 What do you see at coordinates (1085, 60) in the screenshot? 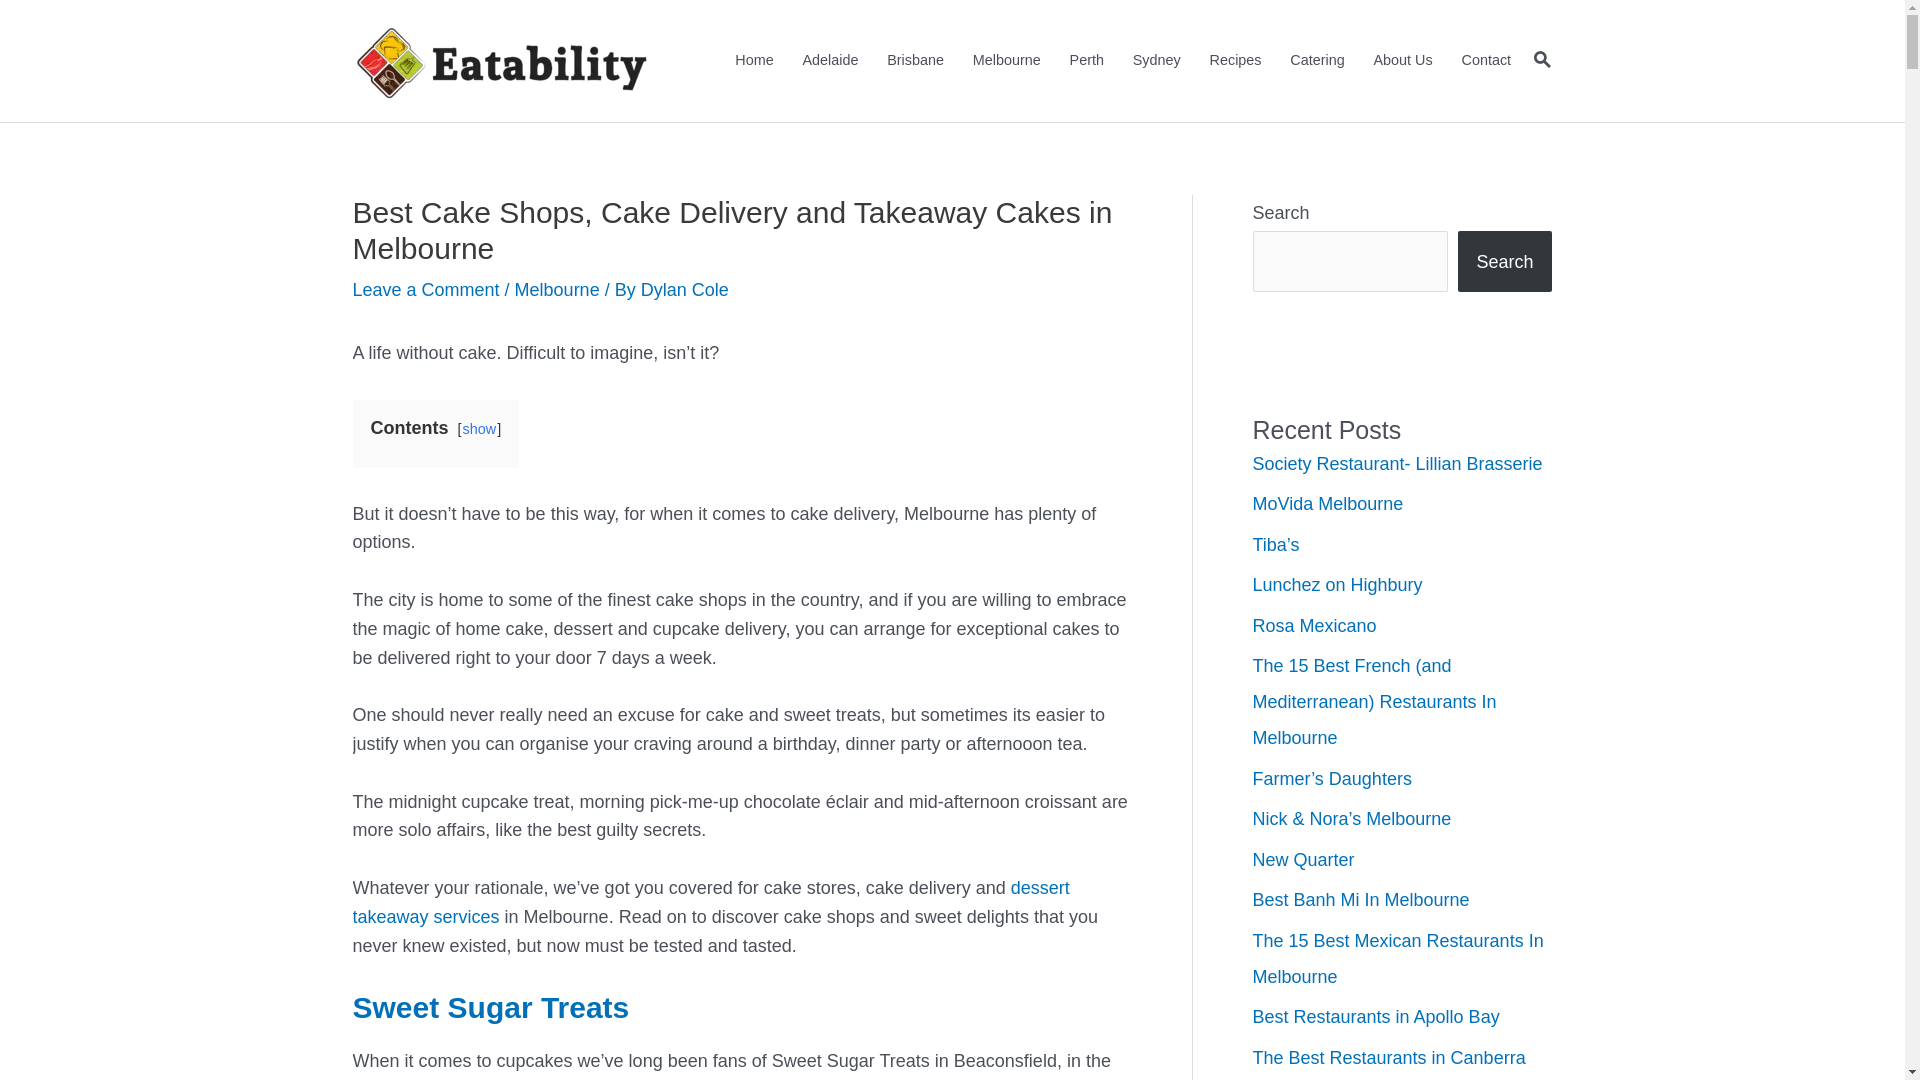
I see `'Perth'` at bounding box center [1085, 60].